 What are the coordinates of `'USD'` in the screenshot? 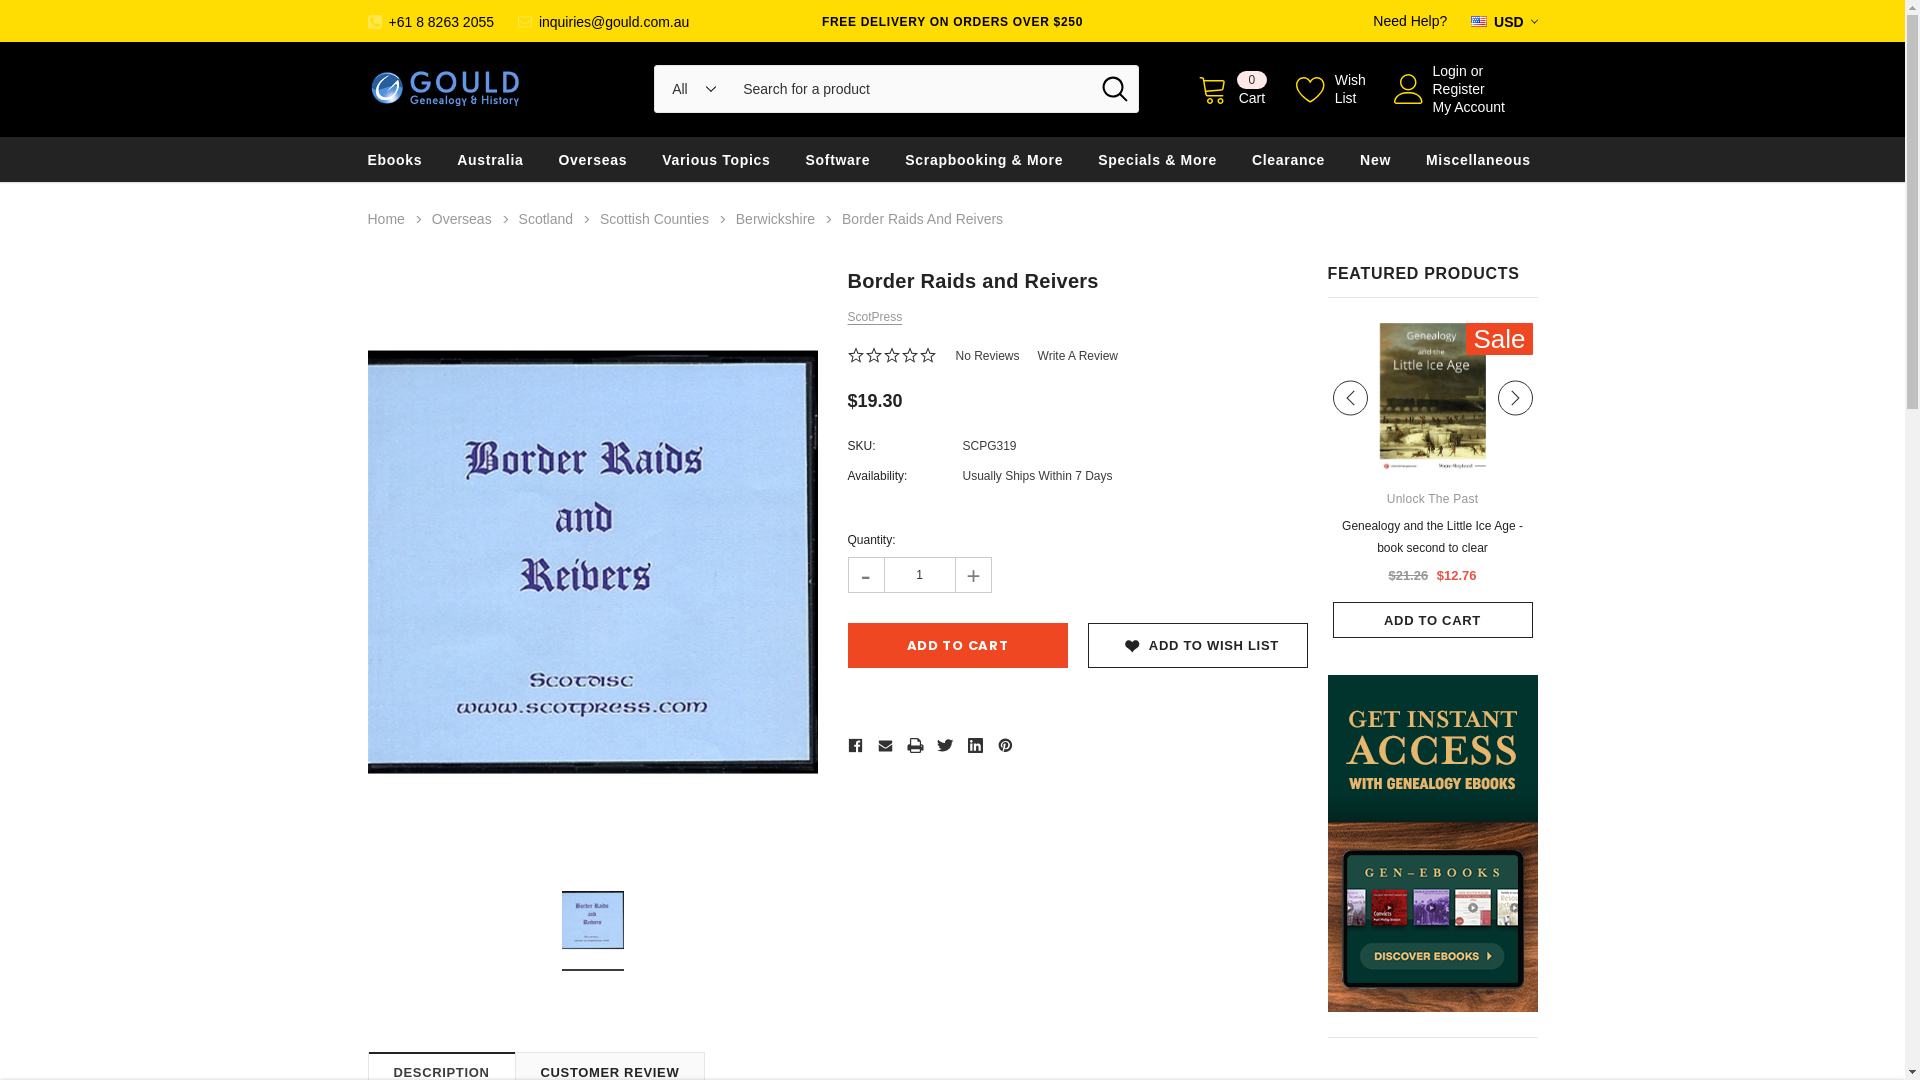 It's located at (1503, 21).